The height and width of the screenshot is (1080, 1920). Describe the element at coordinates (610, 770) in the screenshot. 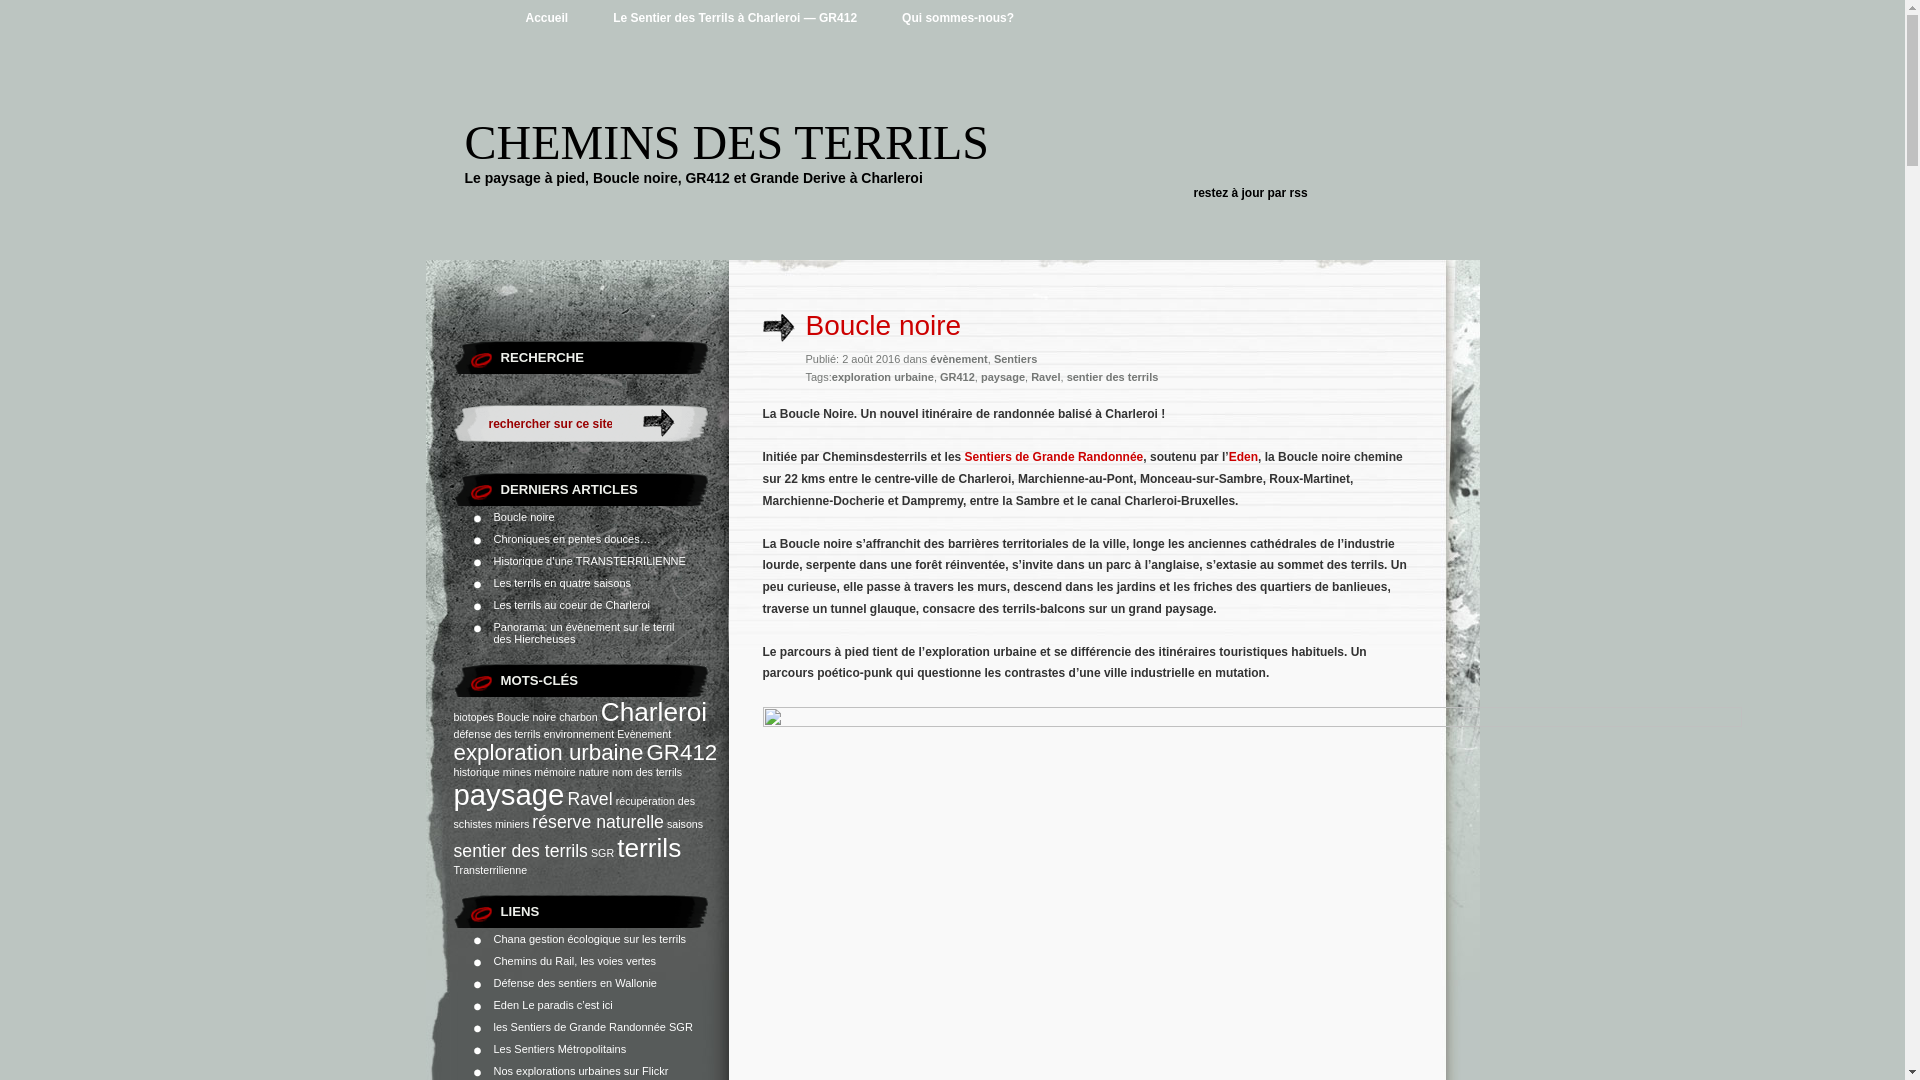

I see `'nom des terrils'` at that location.